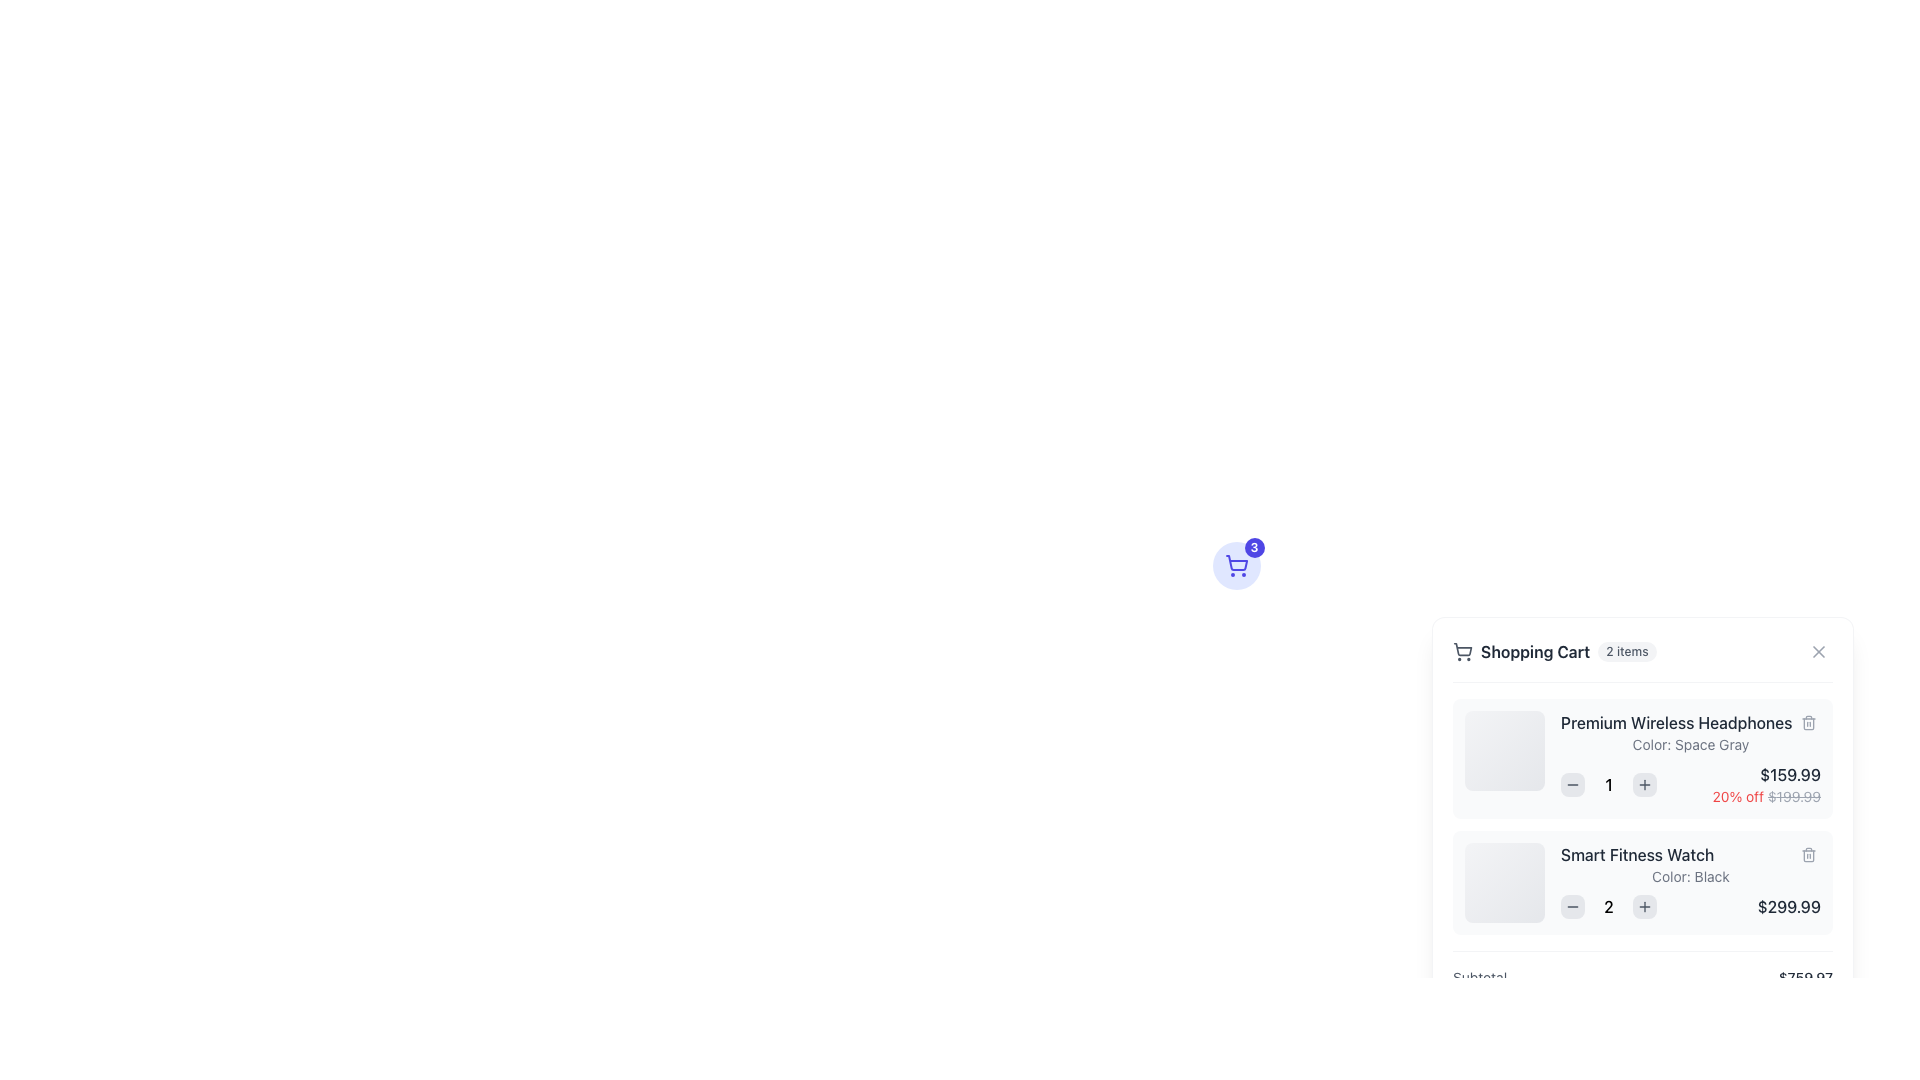  I want to click on the text label displaying the color information 'Space Gray' for the product 'Premium Wireless Headphones' in the shopping cart interface, so click(1689, 744).